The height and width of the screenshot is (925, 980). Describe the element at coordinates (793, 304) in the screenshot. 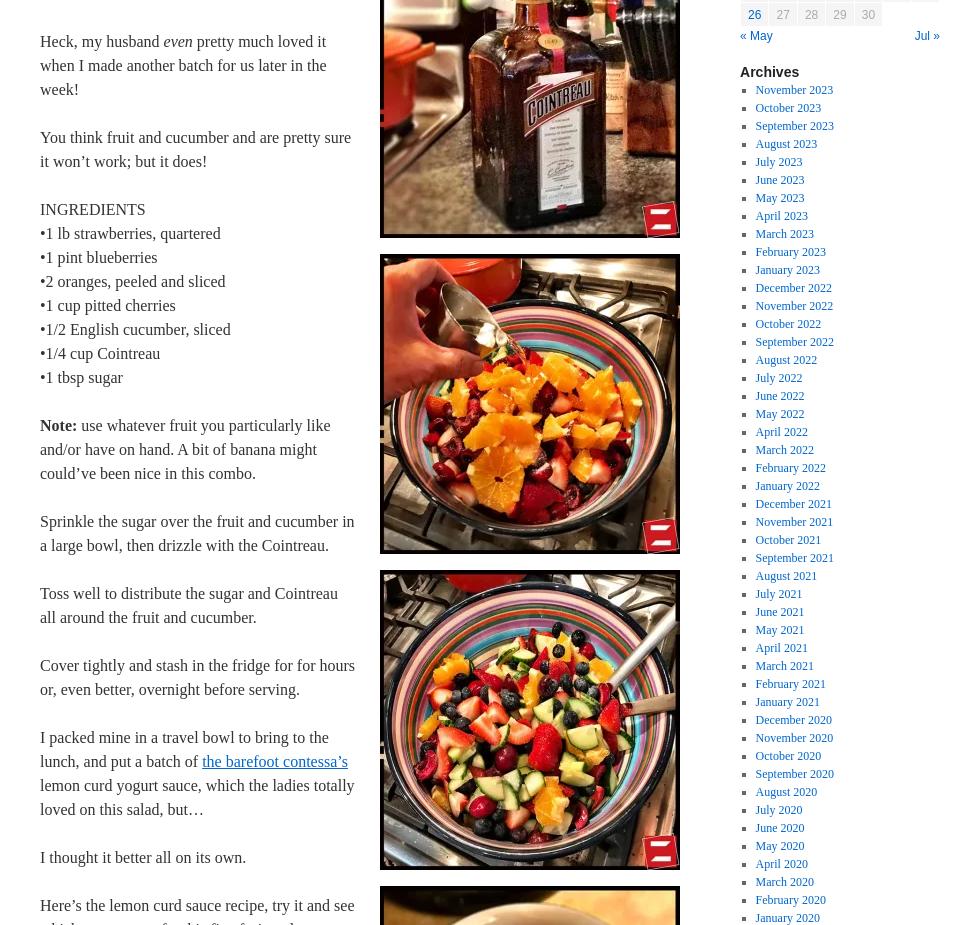

I see `'November 2022'` at that location.